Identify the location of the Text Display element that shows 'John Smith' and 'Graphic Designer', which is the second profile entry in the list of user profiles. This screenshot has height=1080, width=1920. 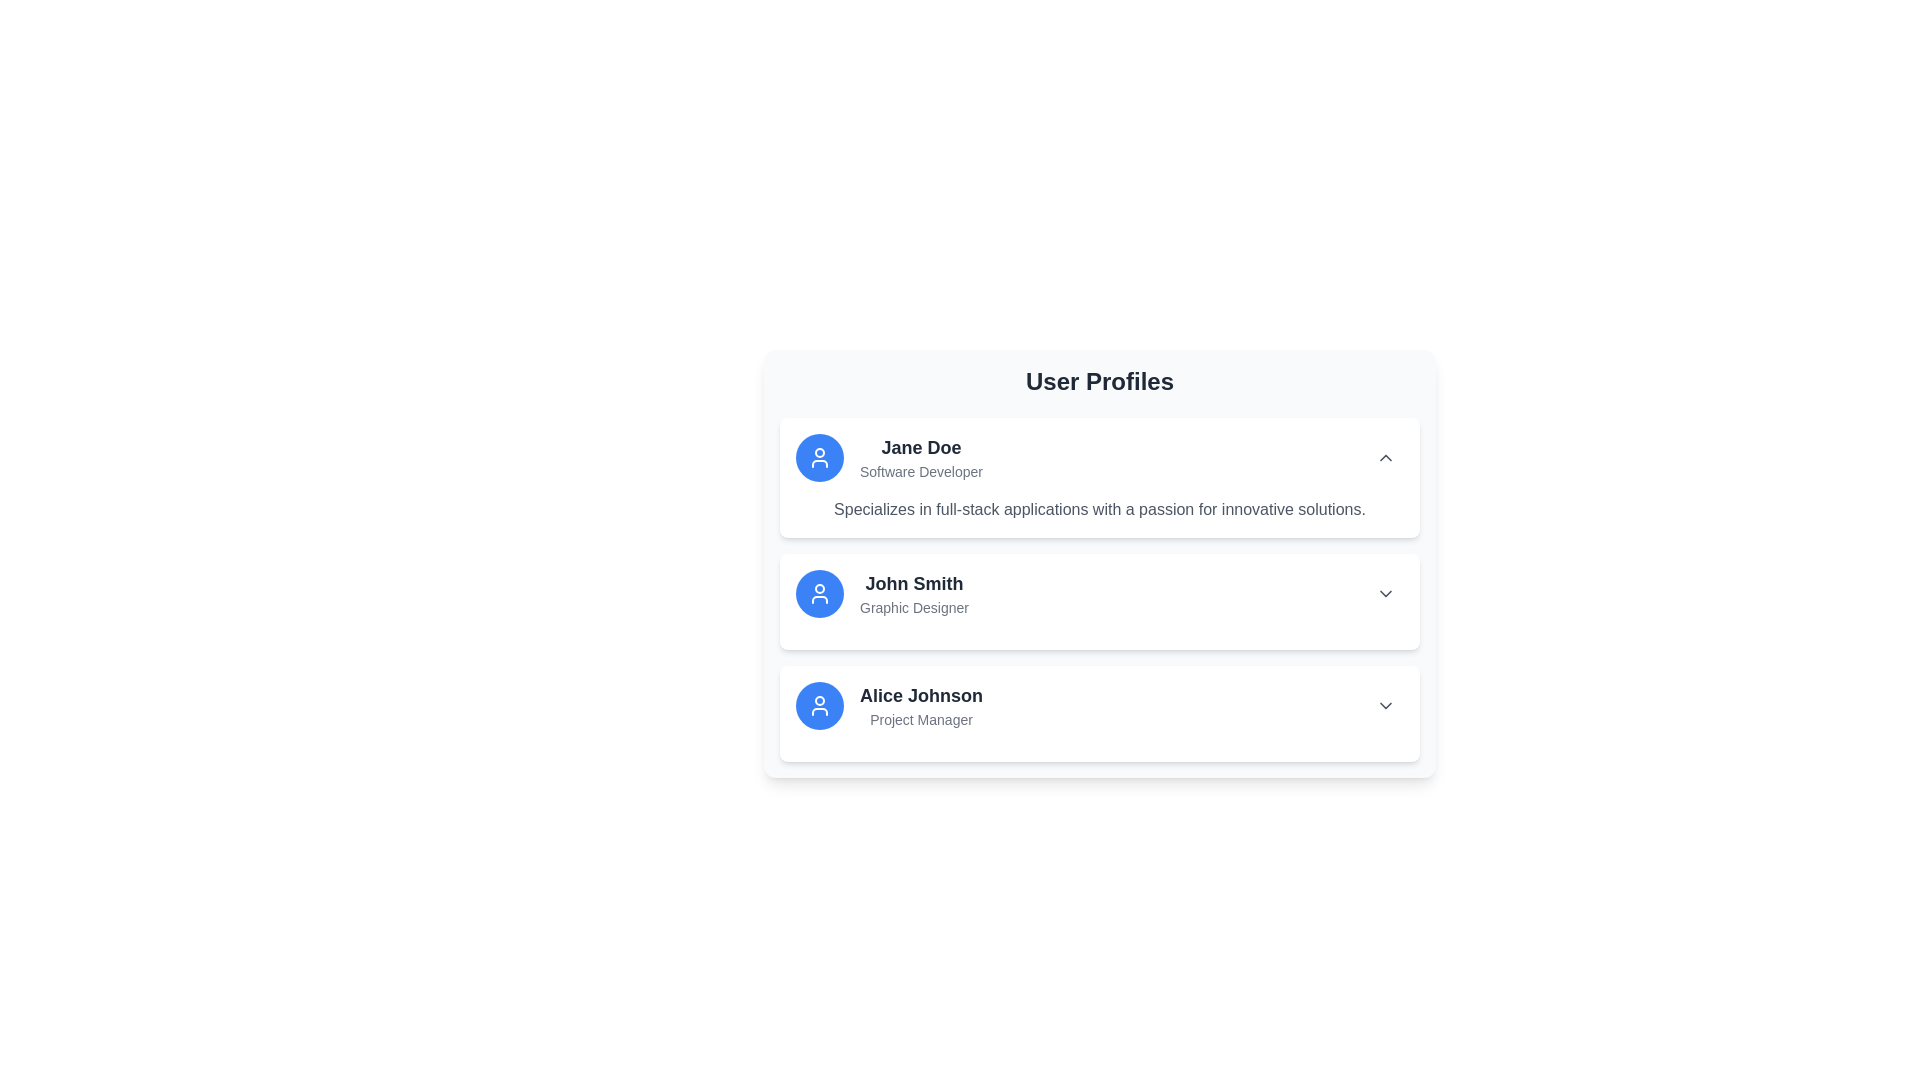
(913, 593).